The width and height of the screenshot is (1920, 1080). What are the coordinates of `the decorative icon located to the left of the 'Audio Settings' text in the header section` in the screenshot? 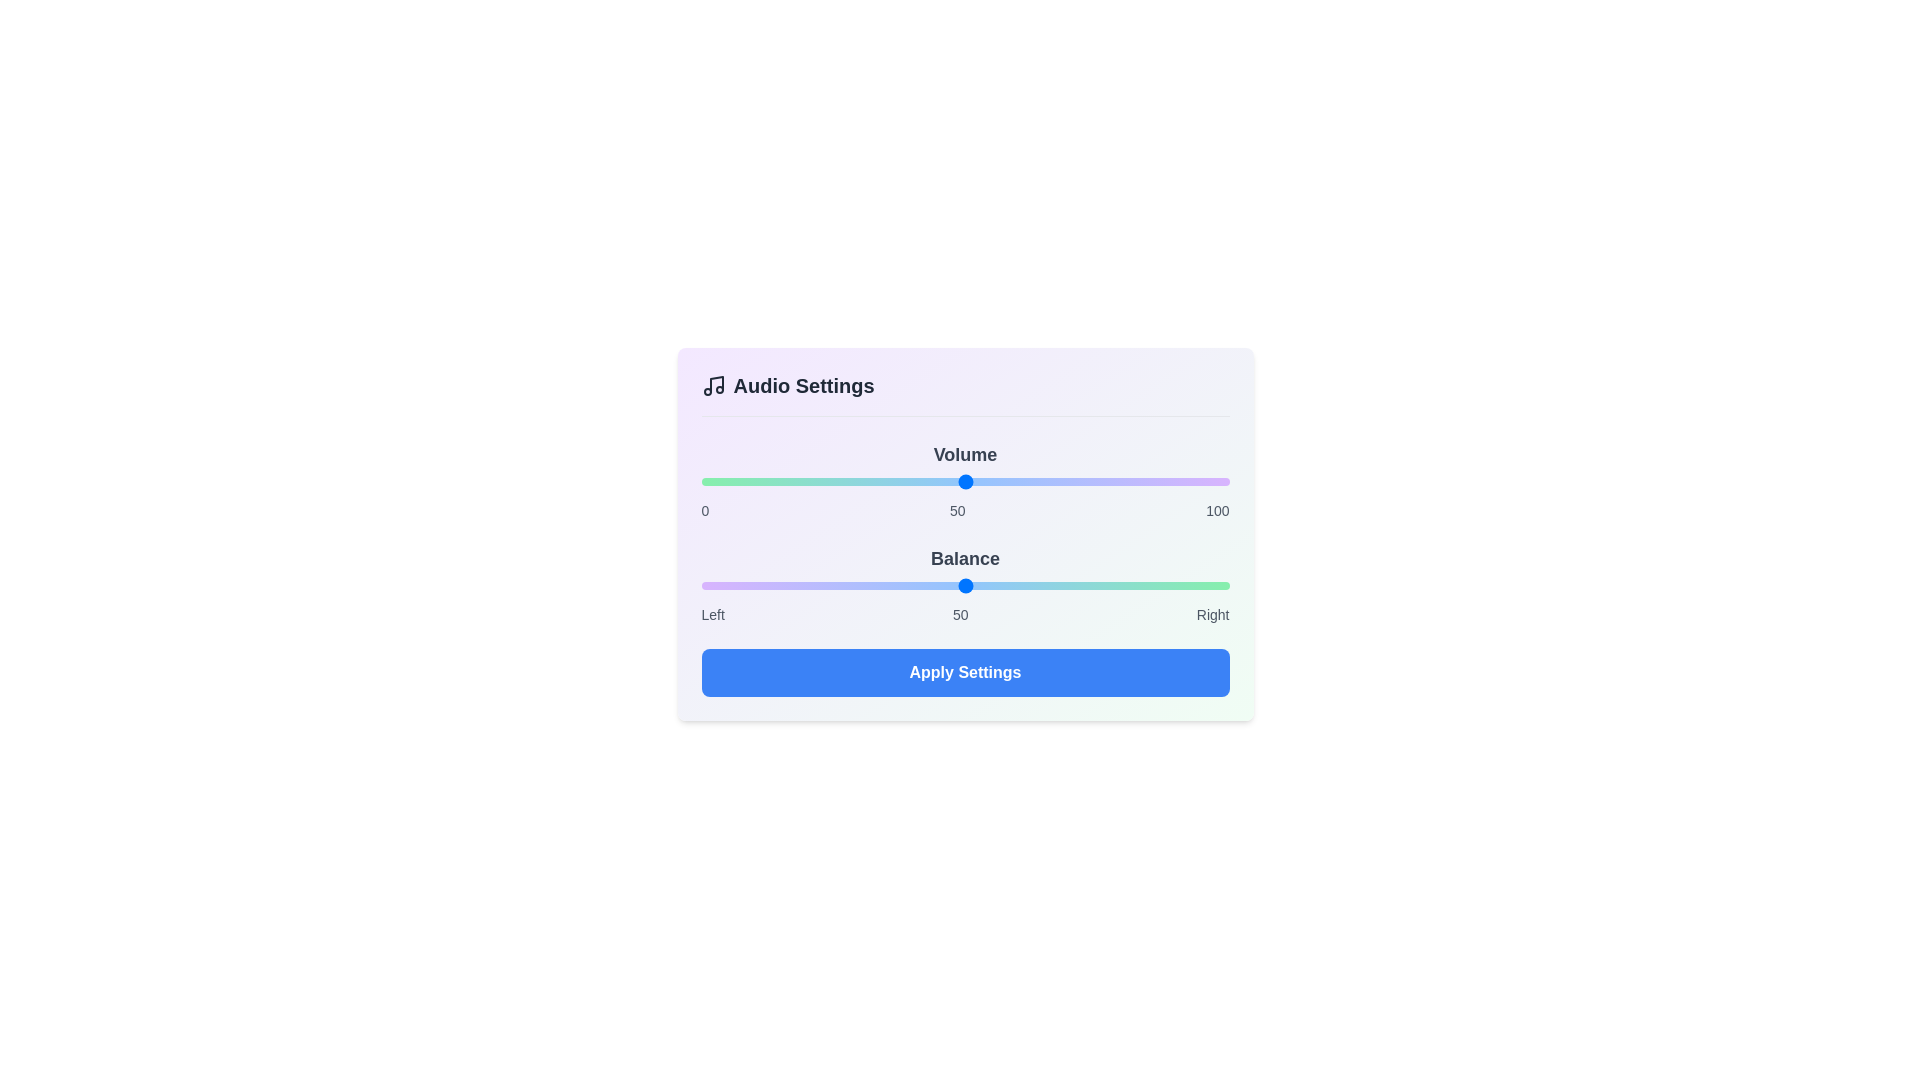 It's located at (713, 385).